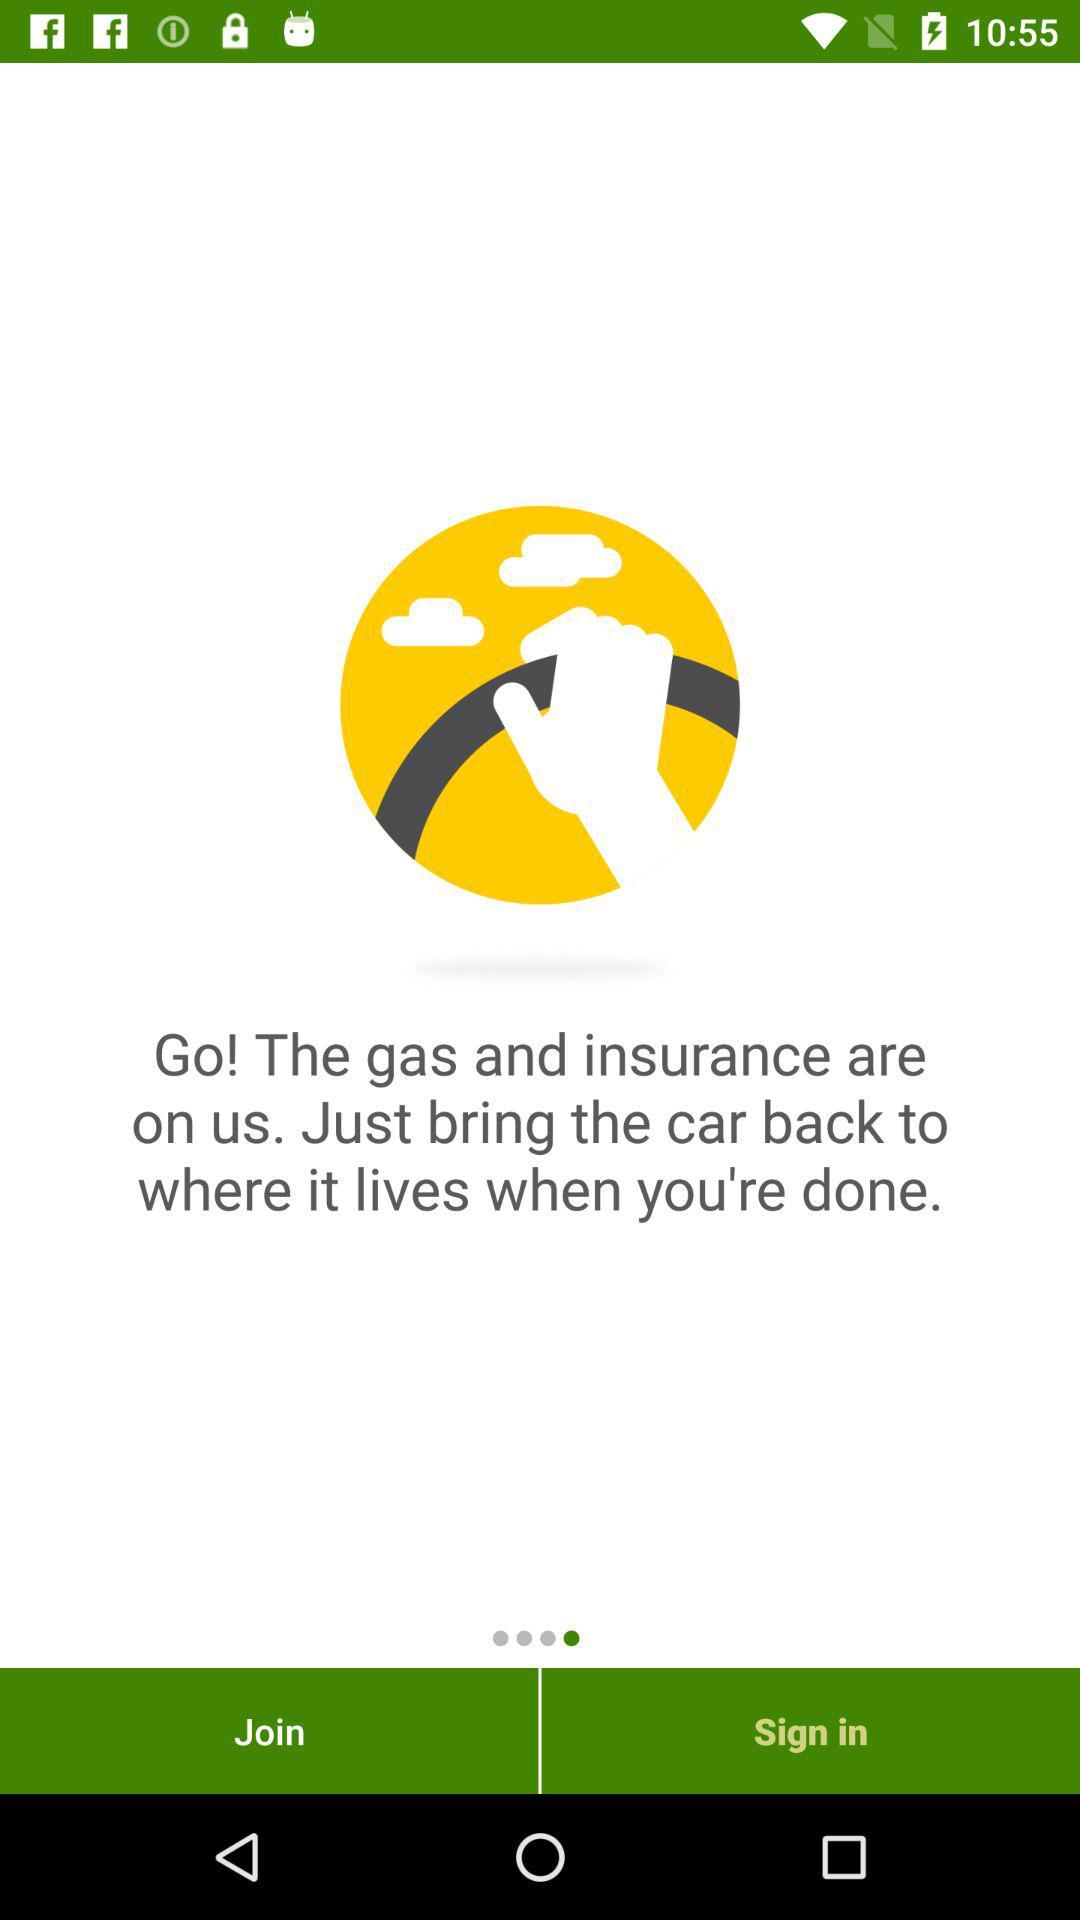  Describe the element at coordinates (268, 1730) in the screenshot. I see `the item to the left of sign in` at that location.